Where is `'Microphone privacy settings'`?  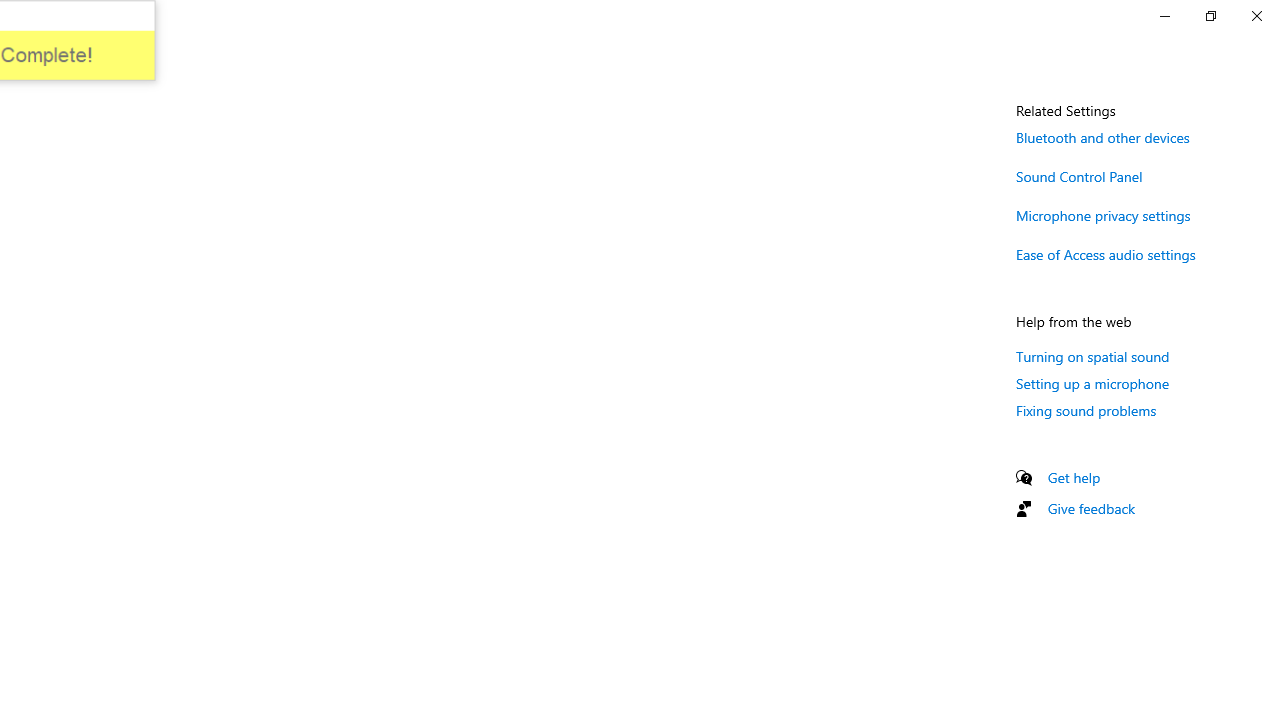
'Microphone privacy settings' is located at coordinates (1102, 215).